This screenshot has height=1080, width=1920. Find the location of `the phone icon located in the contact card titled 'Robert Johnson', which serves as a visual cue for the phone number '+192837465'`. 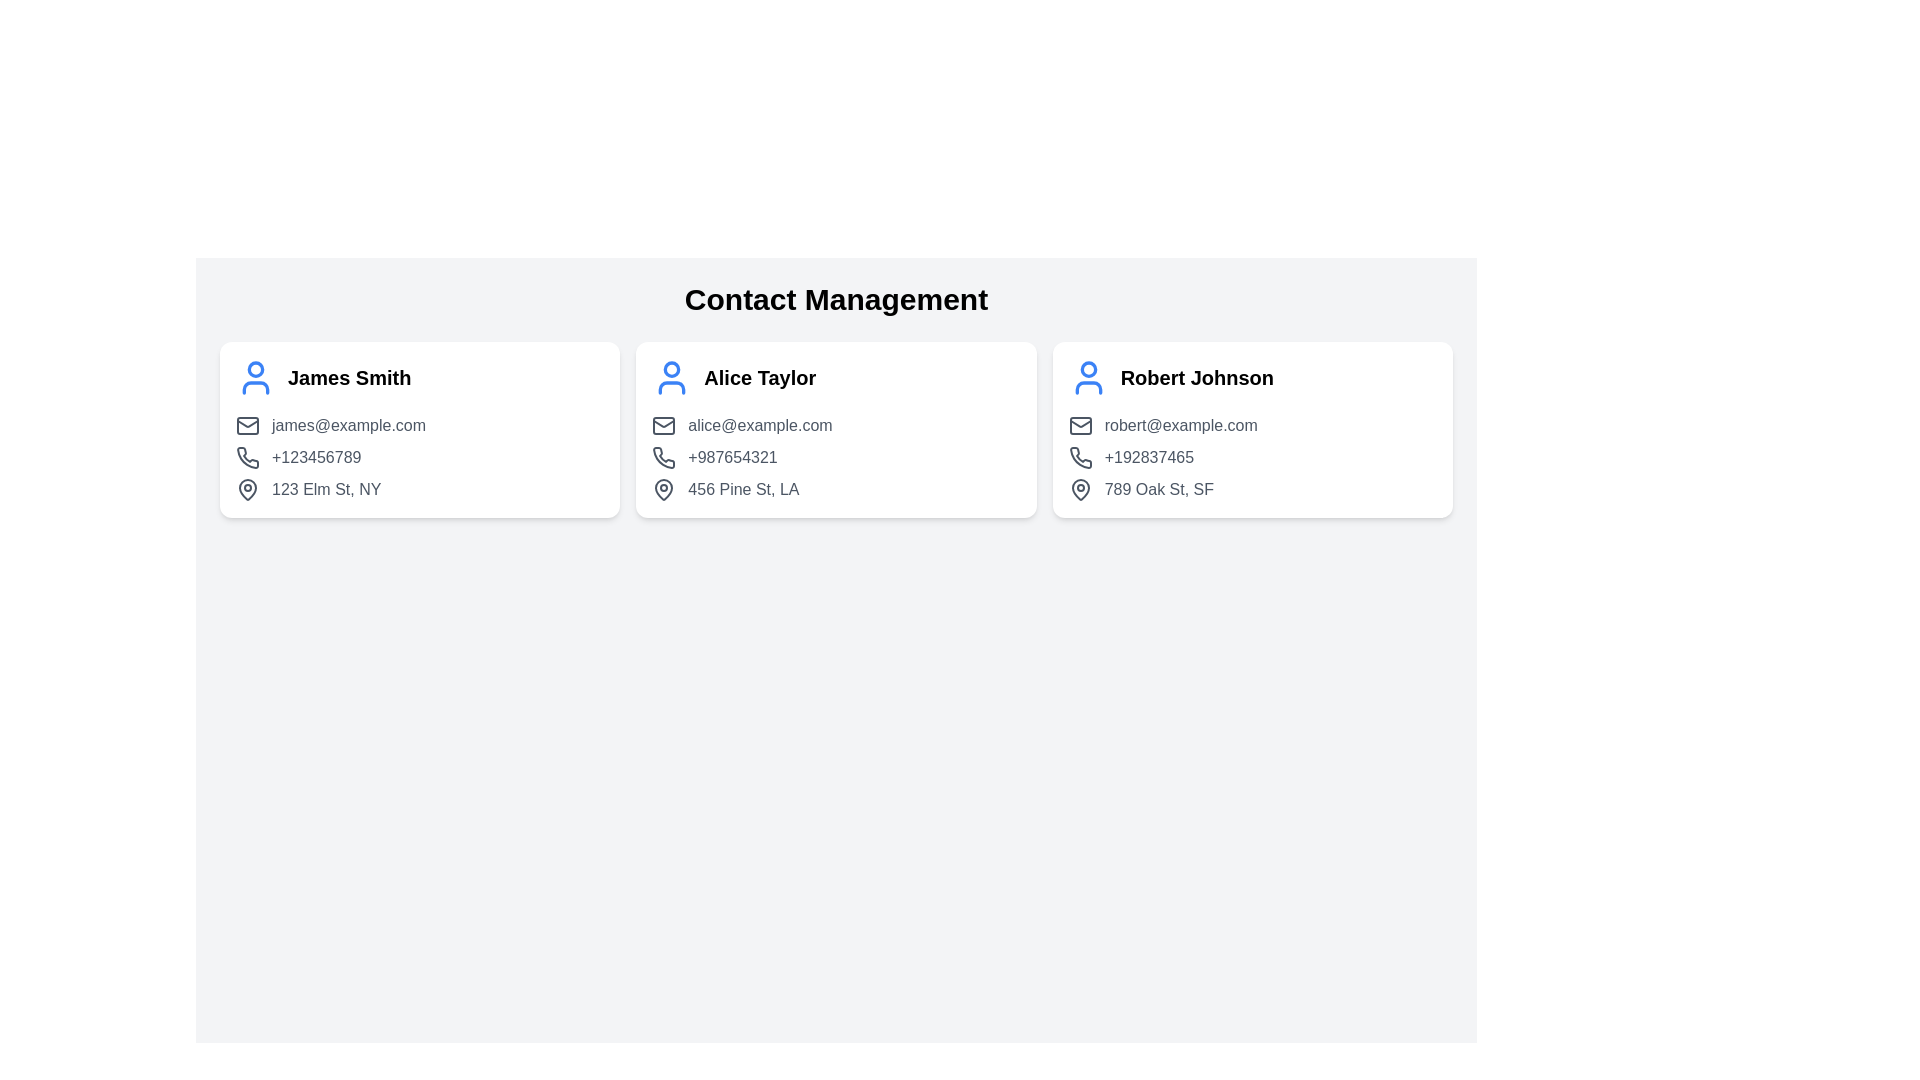

the phone icon located in the contact card titled 'Robert Johnson', which serves as a visual cue for the phone number '+192837465' is located at coordinates (1079, 458).